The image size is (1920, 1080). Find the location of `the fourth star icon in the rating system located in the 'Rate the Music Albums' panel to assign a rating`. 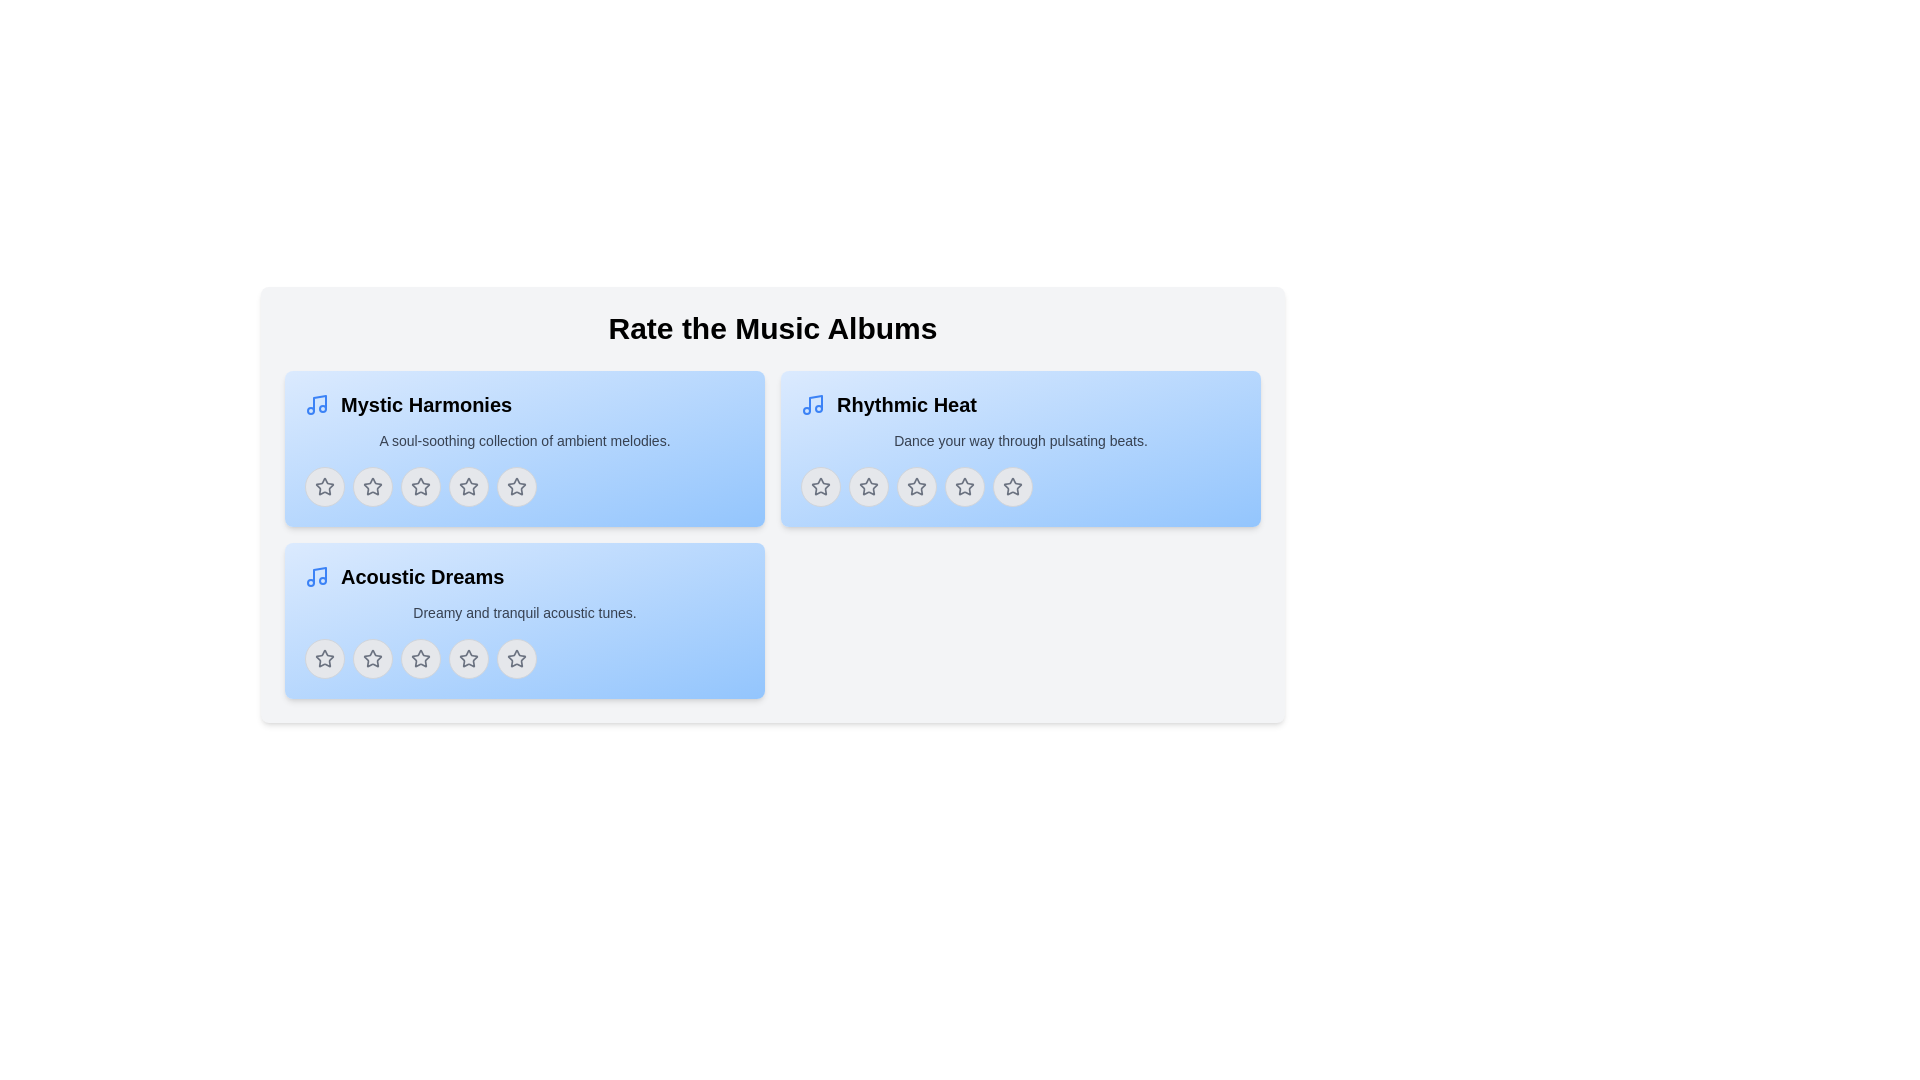

the fourth star icon in the rating system located in the 'Rate the Music Albums' panel to assign a rating is located at coordinates (1012, 486).